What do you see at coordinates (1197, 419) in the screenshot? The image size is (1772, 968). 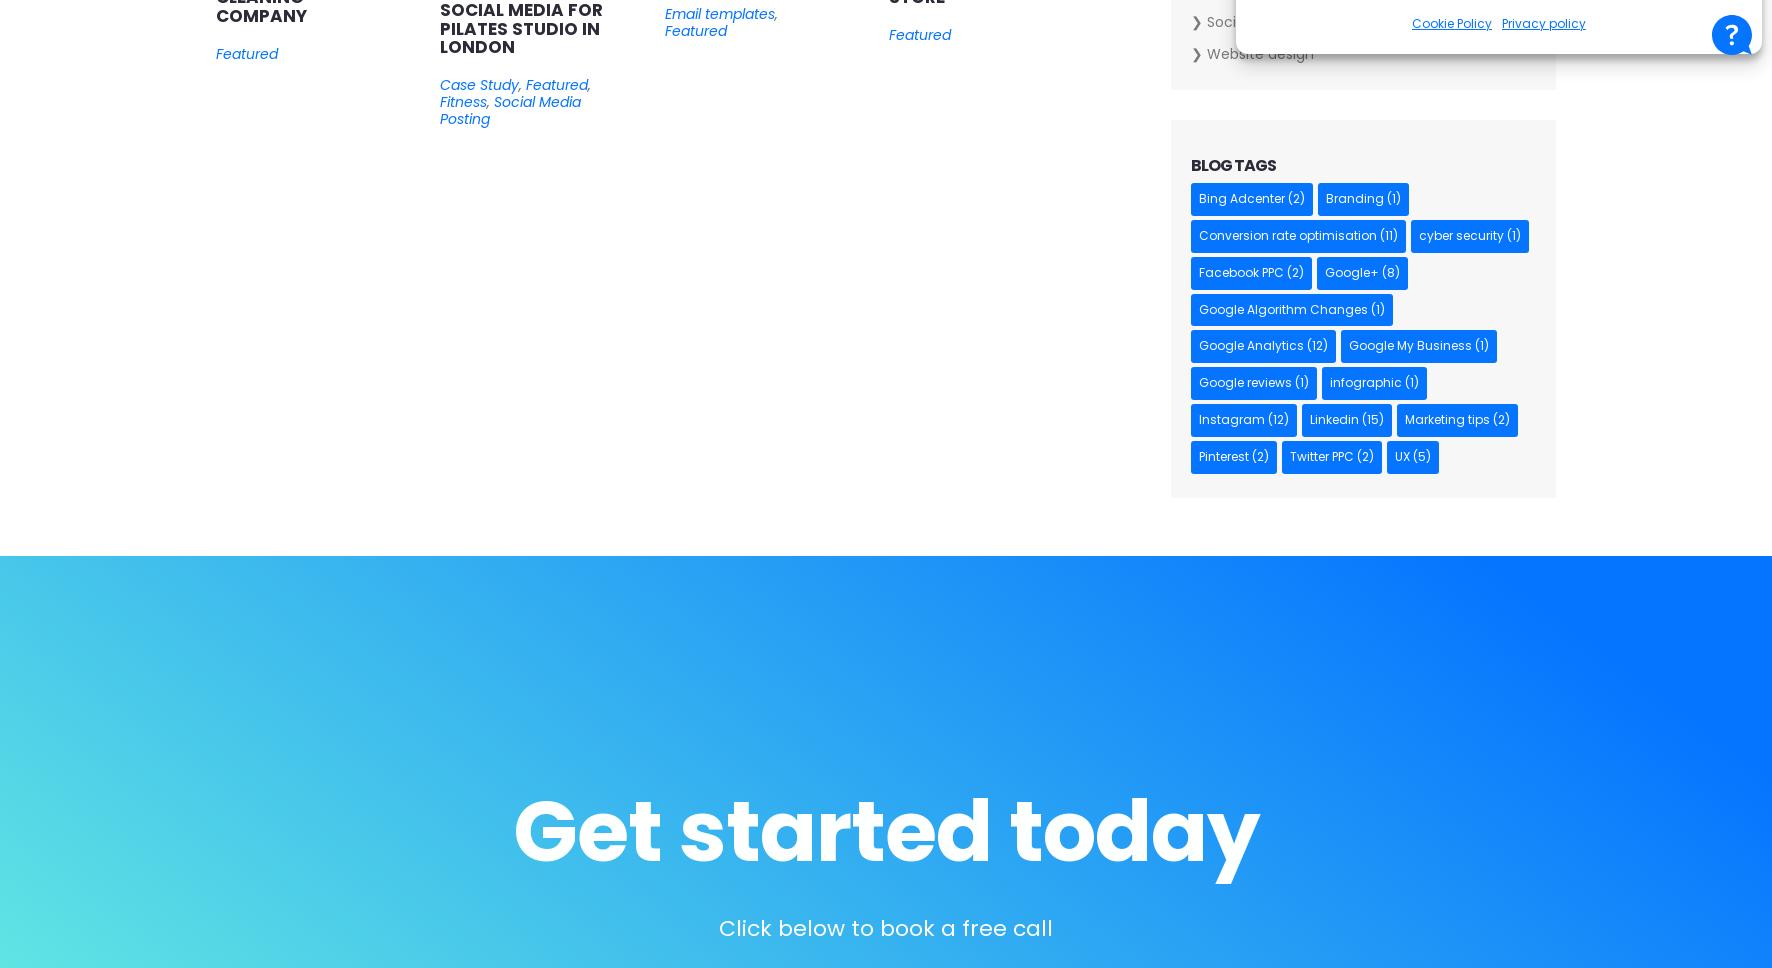 I see `'Instagram'` at bounding box center [1197, 419].